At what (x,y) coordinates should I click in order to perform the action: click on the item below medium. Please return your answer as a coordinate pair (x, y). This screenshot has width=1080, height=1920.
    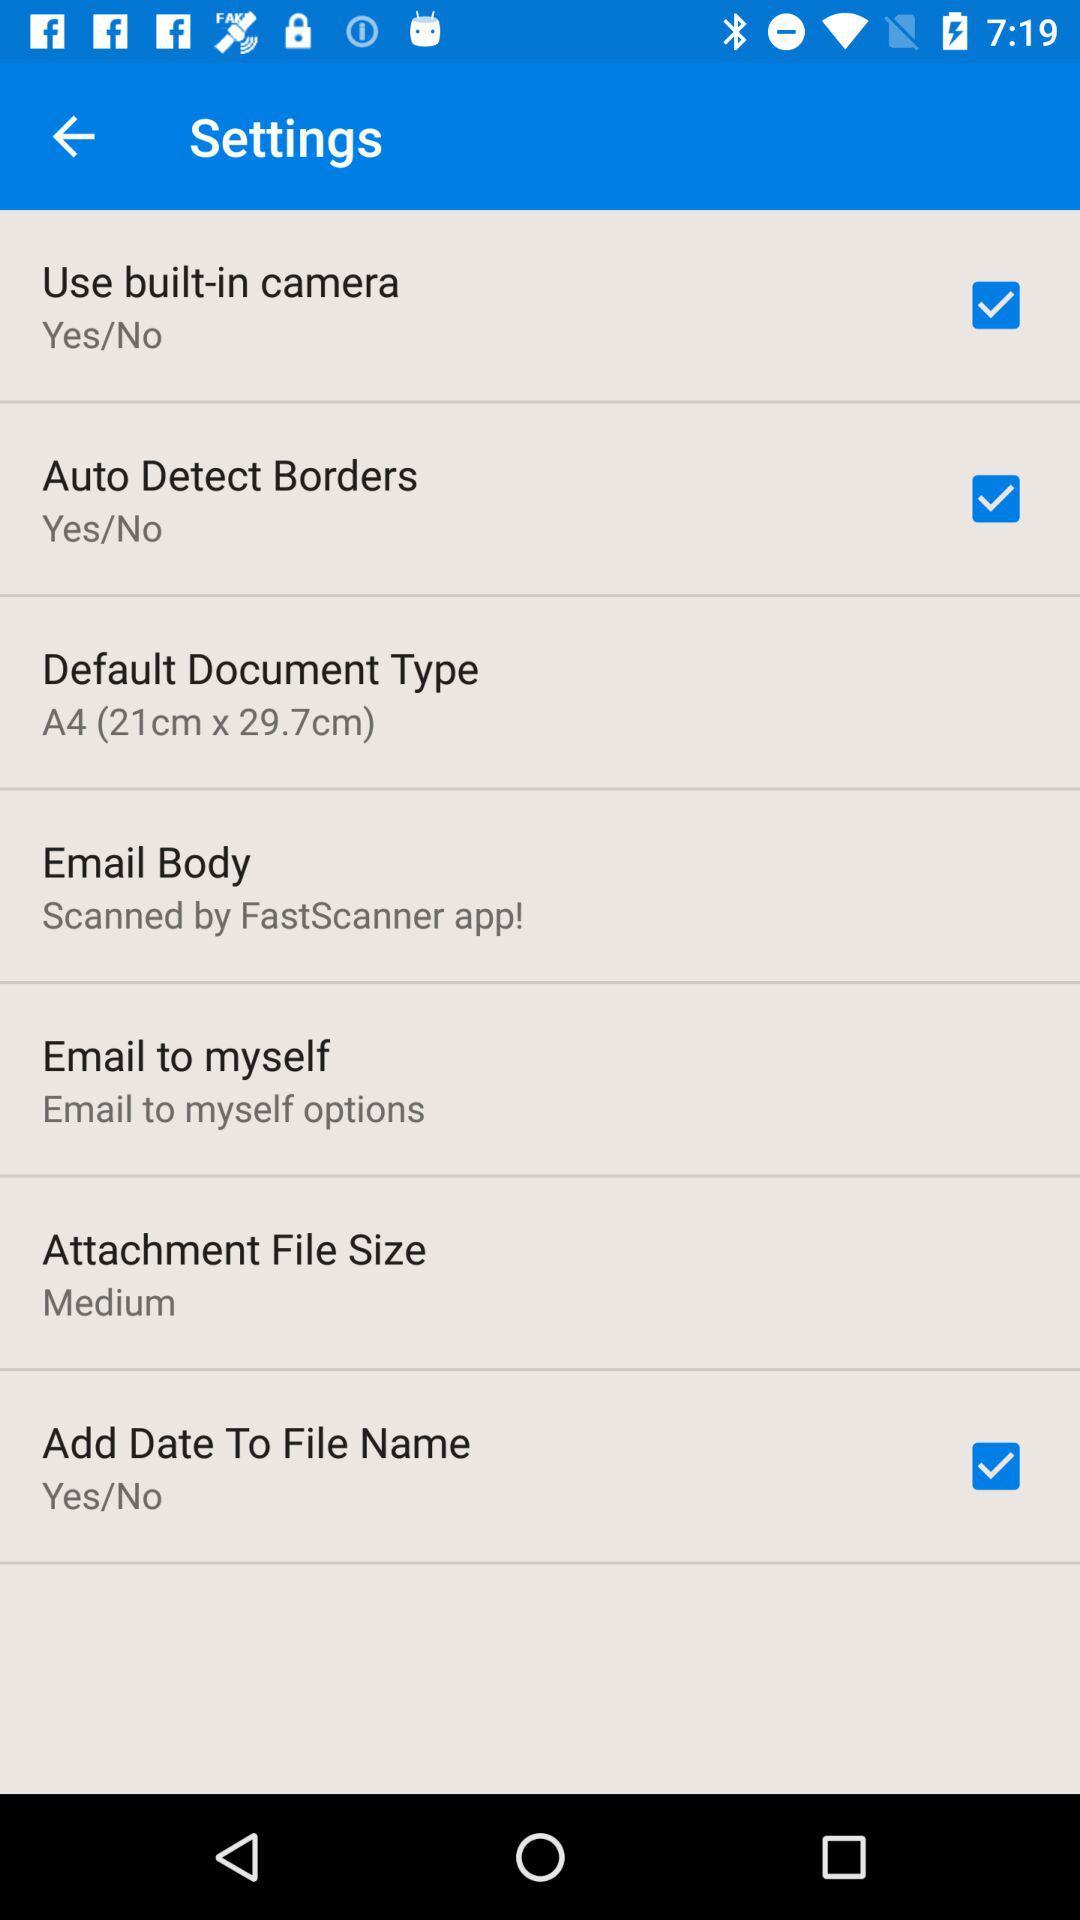
    Looking at the image, I should click on (255, 1441).